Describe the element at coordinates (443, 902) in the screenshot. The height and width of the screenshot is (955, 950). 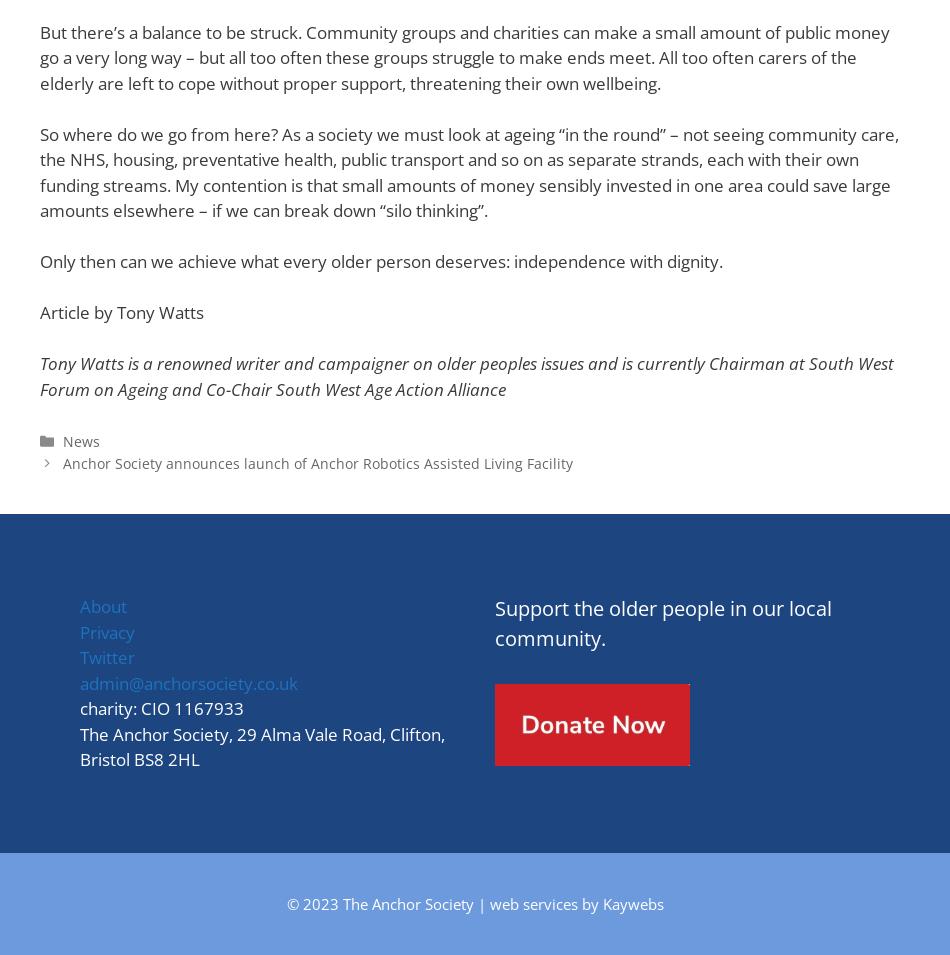
I see `'© 2023 The Anchor Society | web services by'` at that location.